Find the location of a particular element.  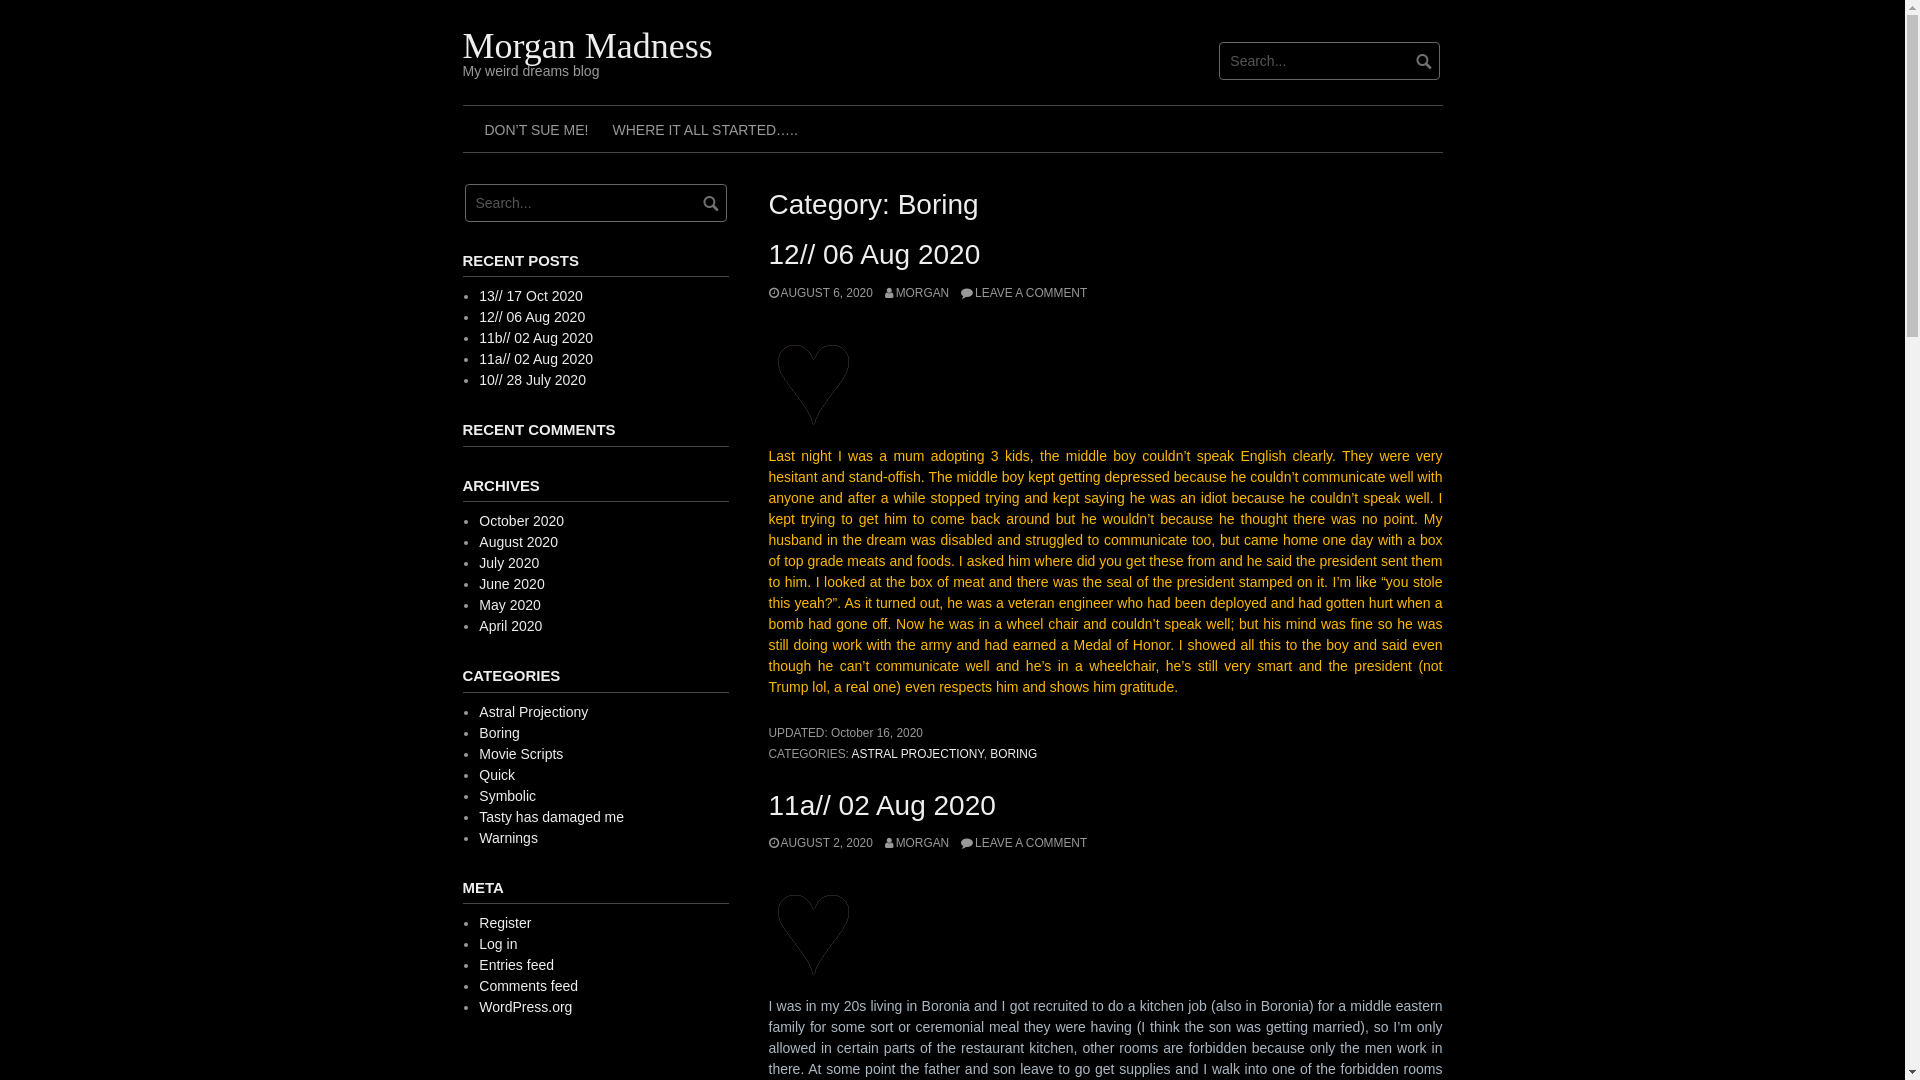

'Movie Scripts' is located at coordinates (478, 753).